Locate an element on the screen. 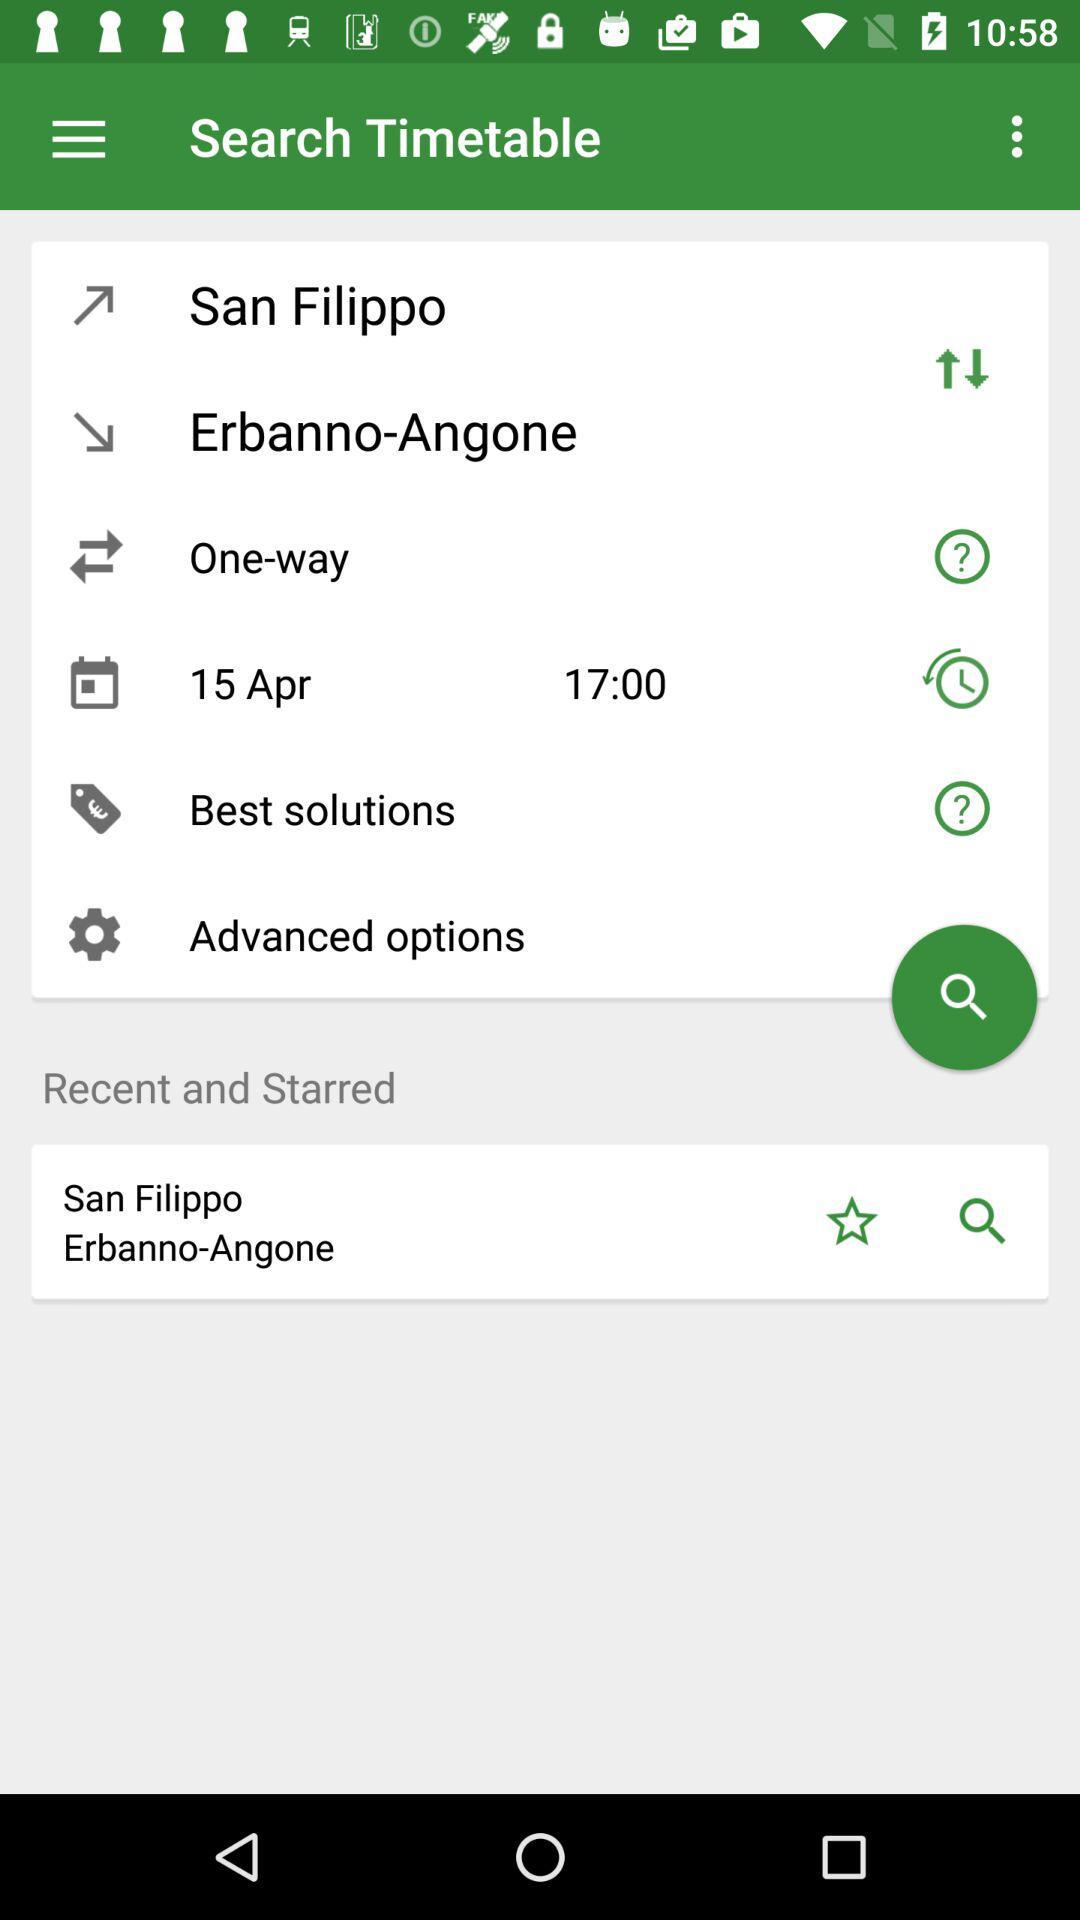  the app next to the search timetable is located at coordinates (88, 135).